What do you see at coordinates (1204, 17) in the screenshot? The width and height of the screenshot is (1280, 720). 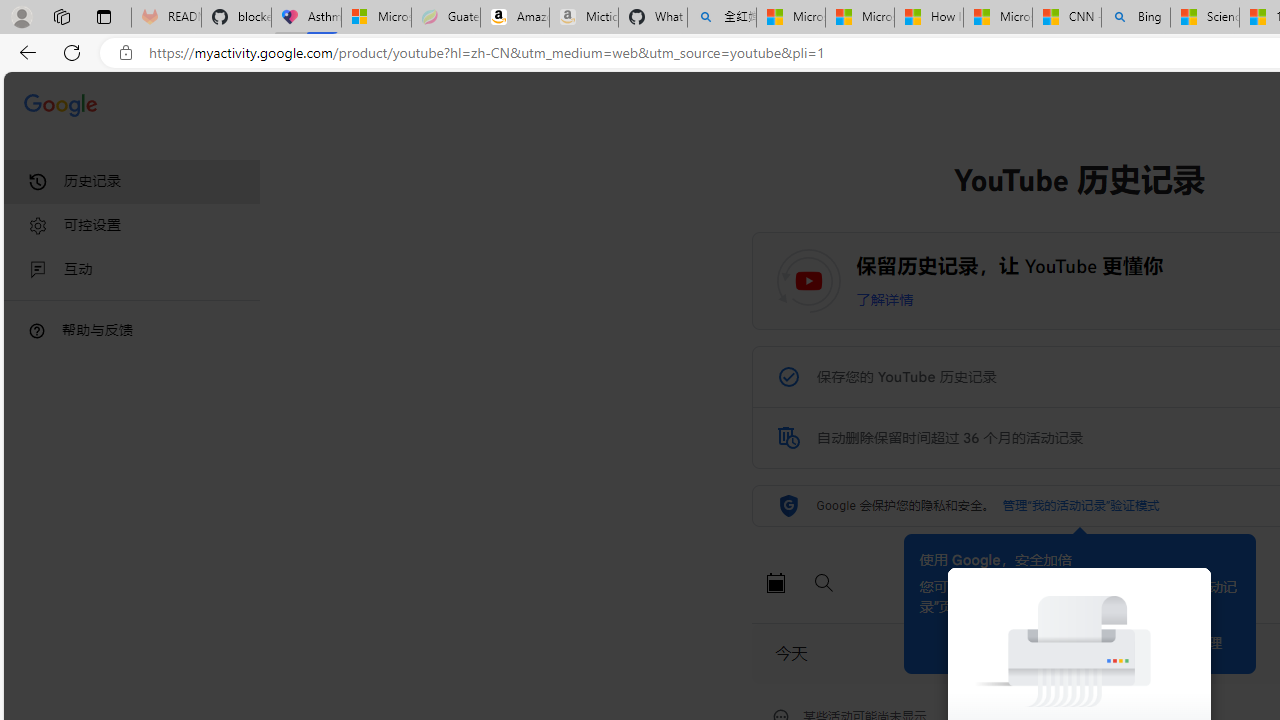 I see `'Science - MSN'` at bounding box center [1204, 17].